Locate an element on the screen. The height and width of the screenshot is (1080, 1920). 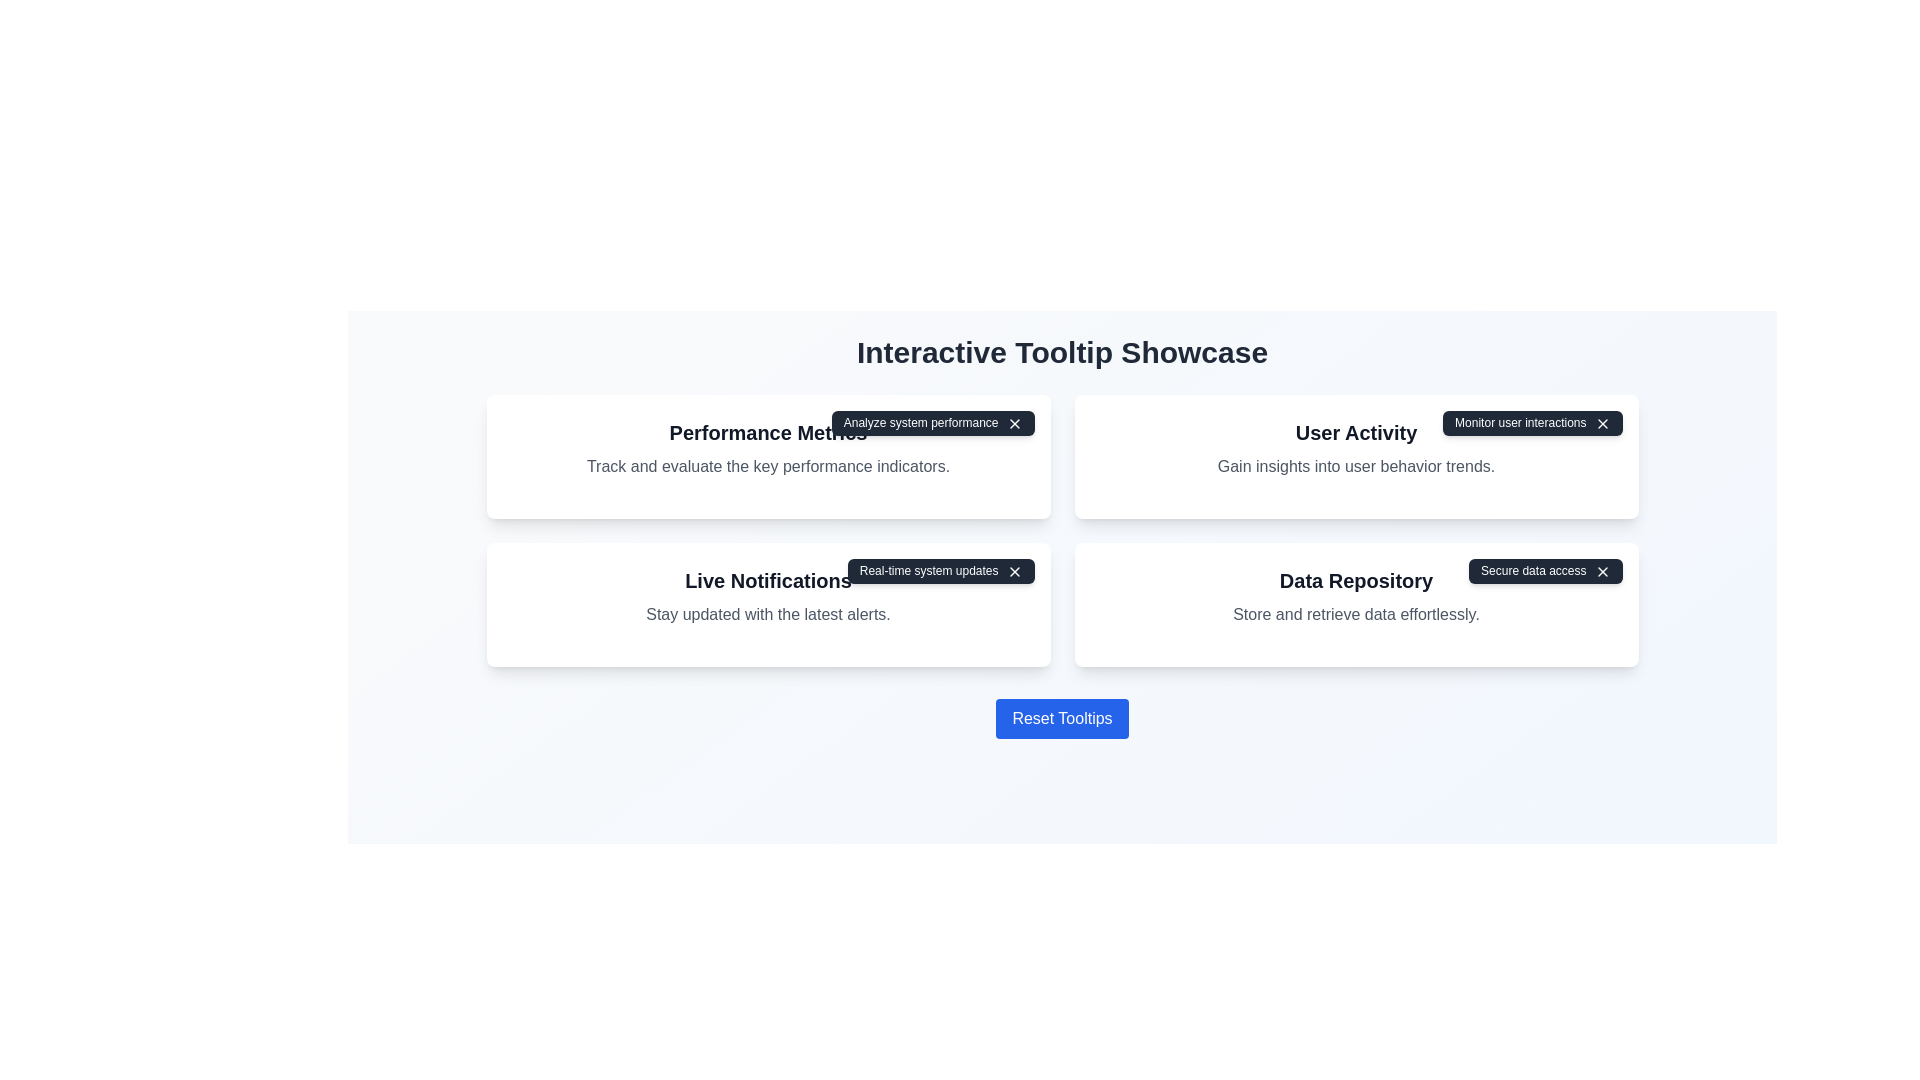
the header/title text that summarizes the performance evaluation and metrics within the 'Performance Metrics' card, located at the center-left of the layout is located at coordinates (767, 431).